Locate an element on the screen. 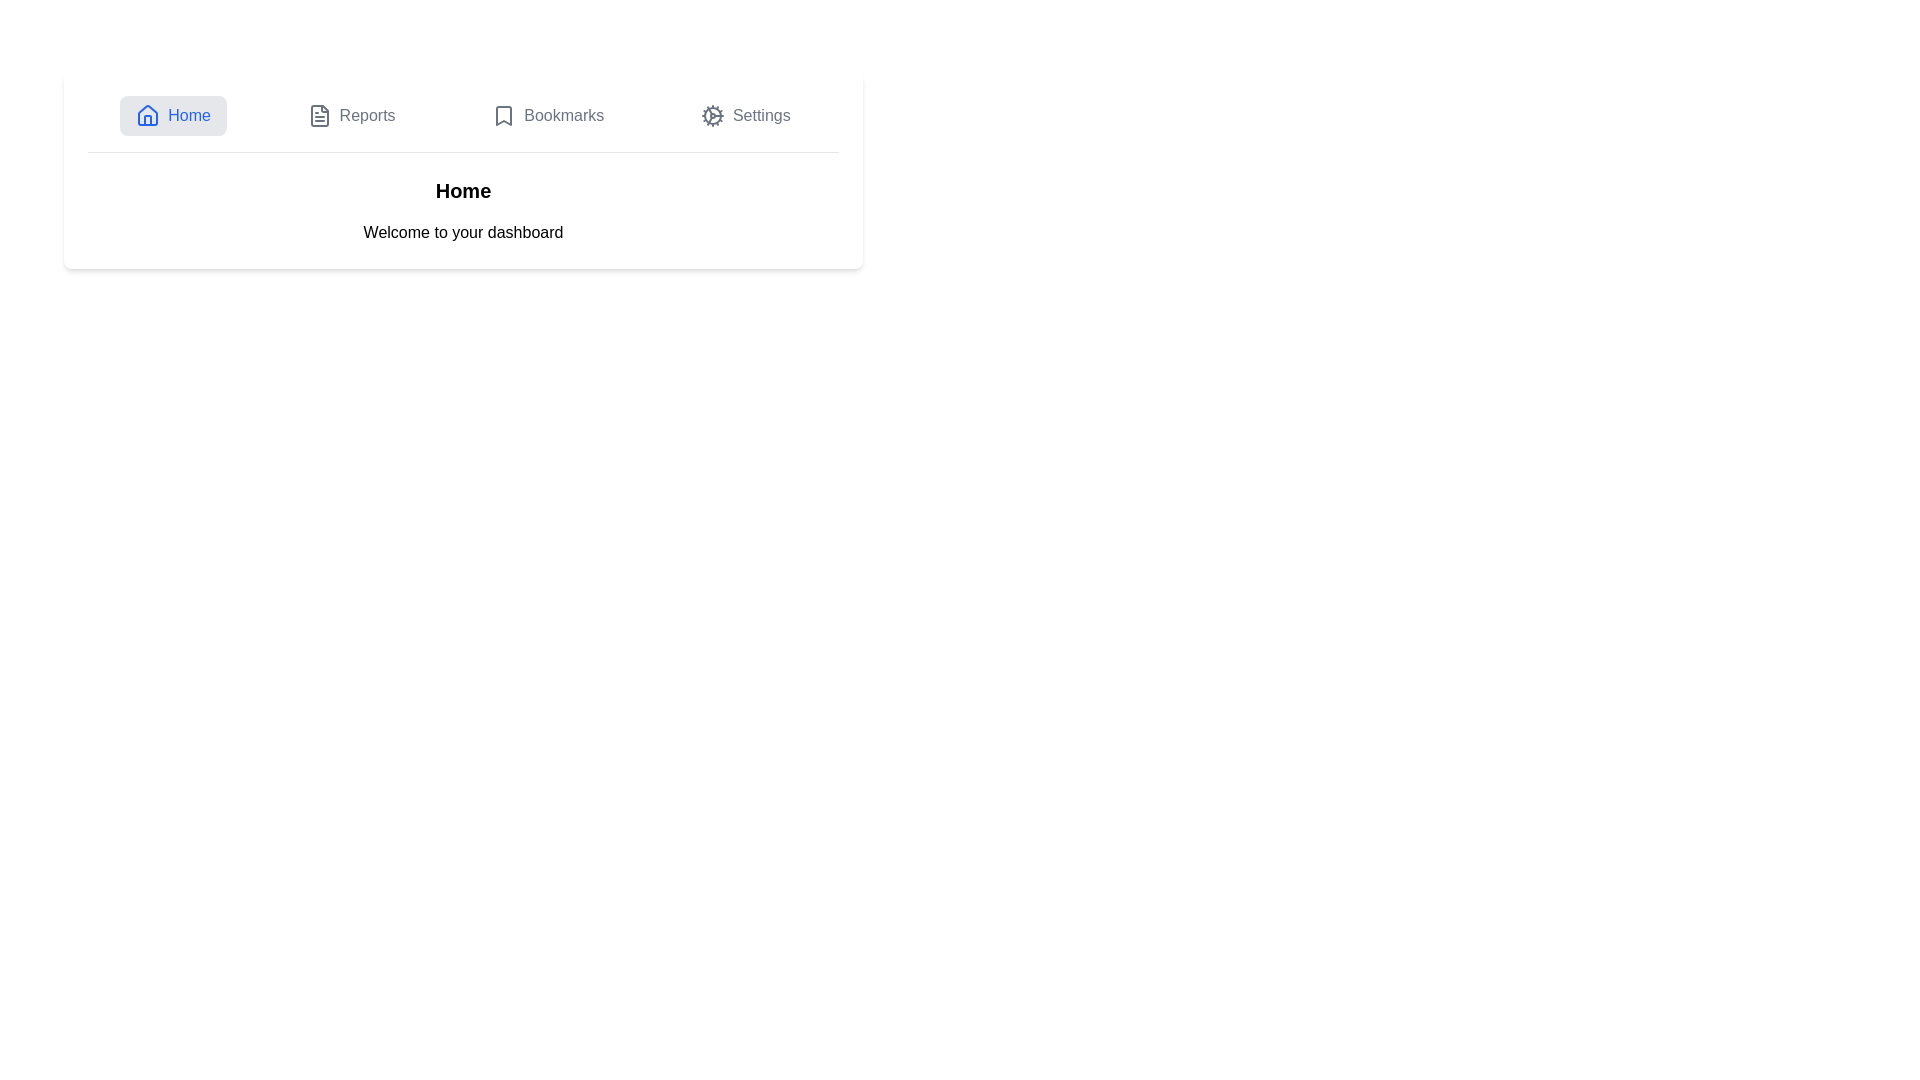  bolded title text labeled 'Home' located prominently at the top of the main content area is located at coordinates (462, 191).